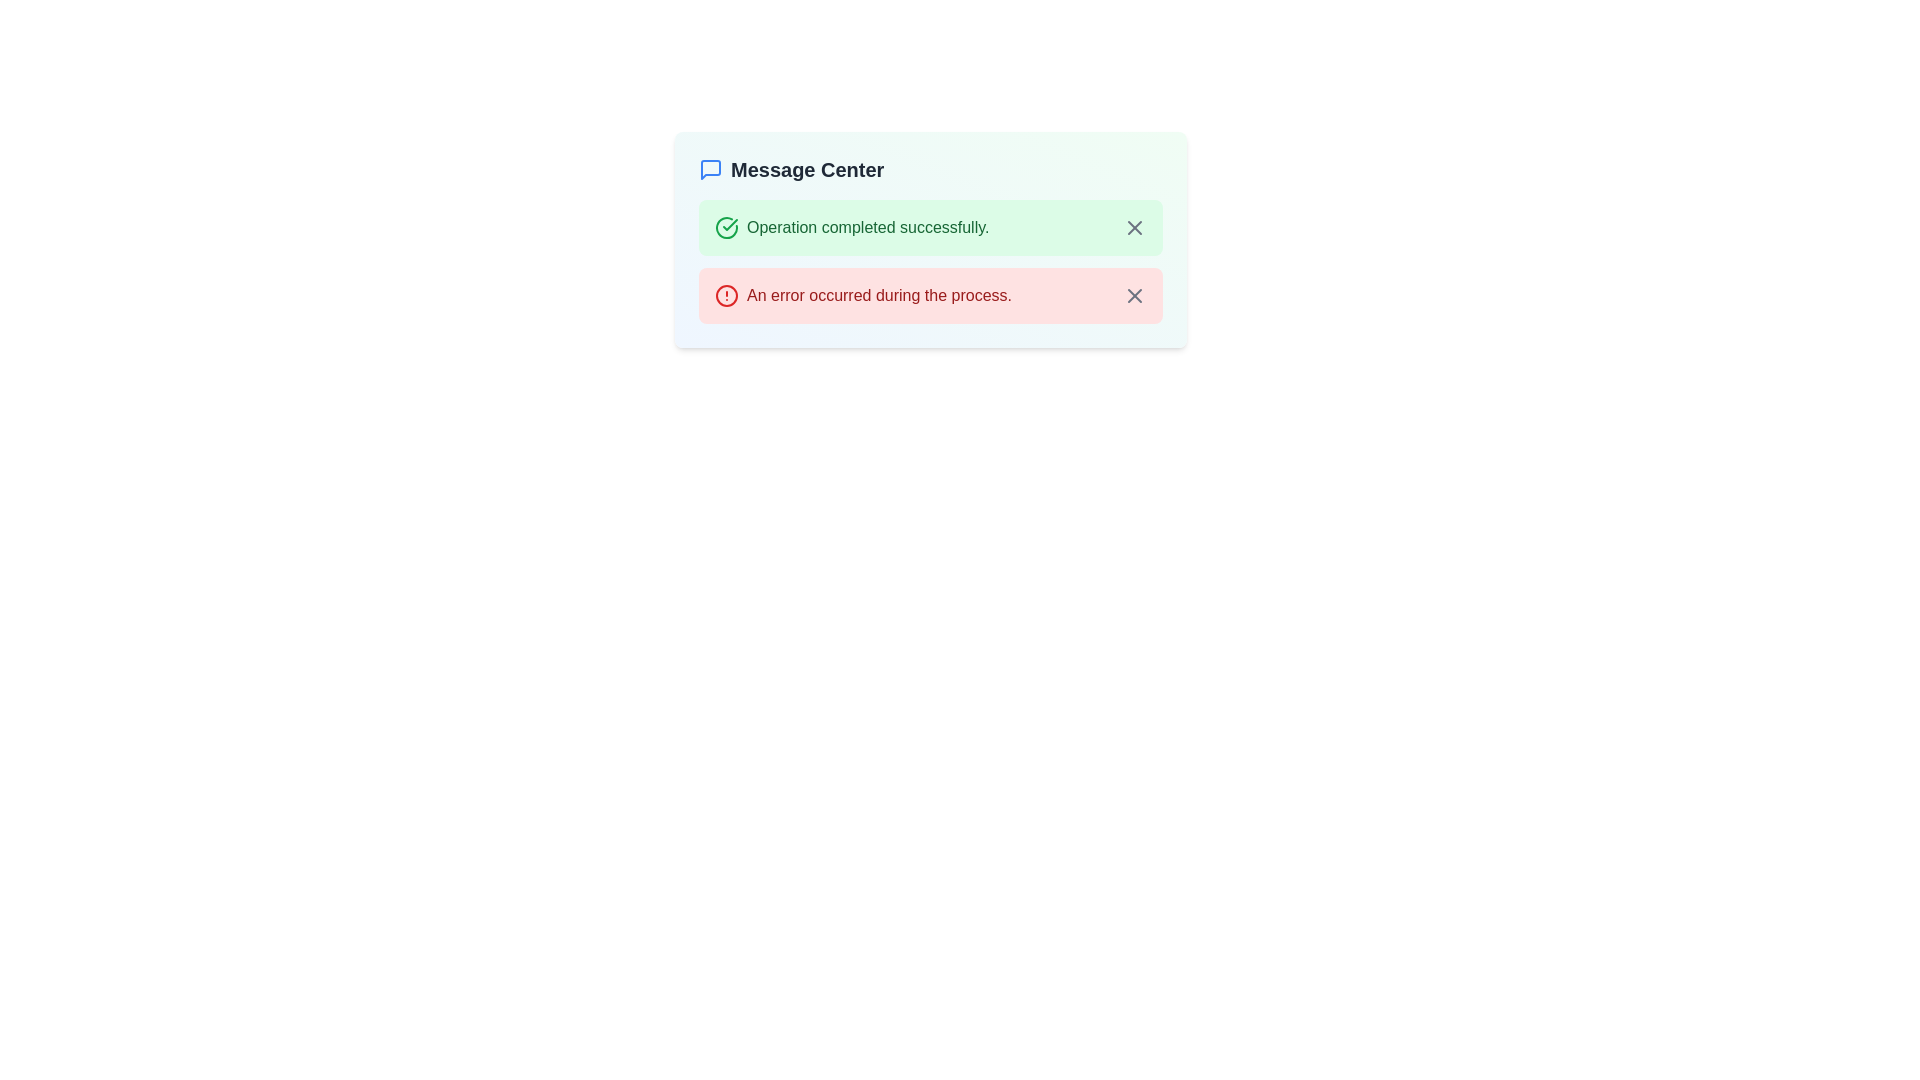 Image resolution: width=1920 pixels, height=1080 pixels. I want to click on error message from the Notification message with icon that displays 'An error occurred during the process.', so click(863, 296).